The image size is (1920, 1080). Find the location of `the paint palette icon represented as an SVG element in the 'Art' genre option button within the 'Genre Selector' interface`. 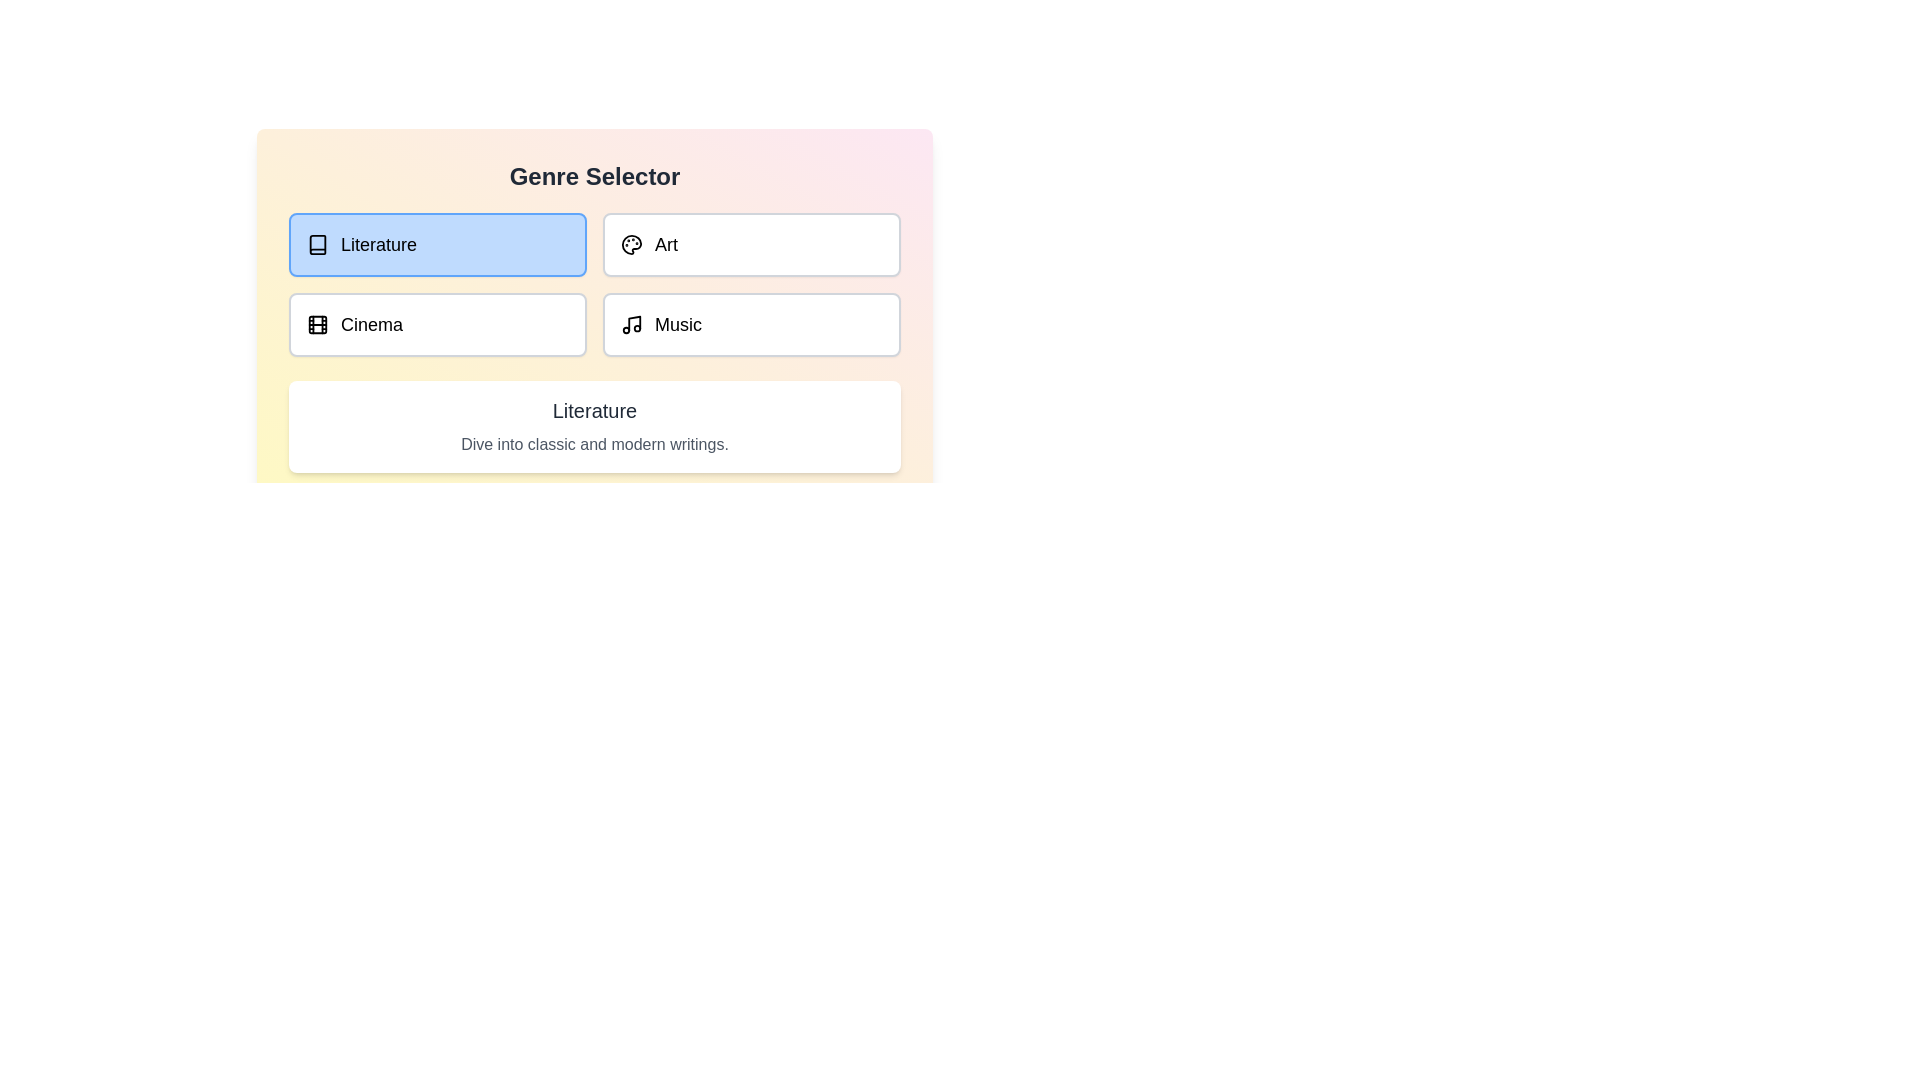

the paint palette icon represented as an SVG element in the 'Art' genre option button within the 'Genre Selector' interface is located at coordinates (631, 244).